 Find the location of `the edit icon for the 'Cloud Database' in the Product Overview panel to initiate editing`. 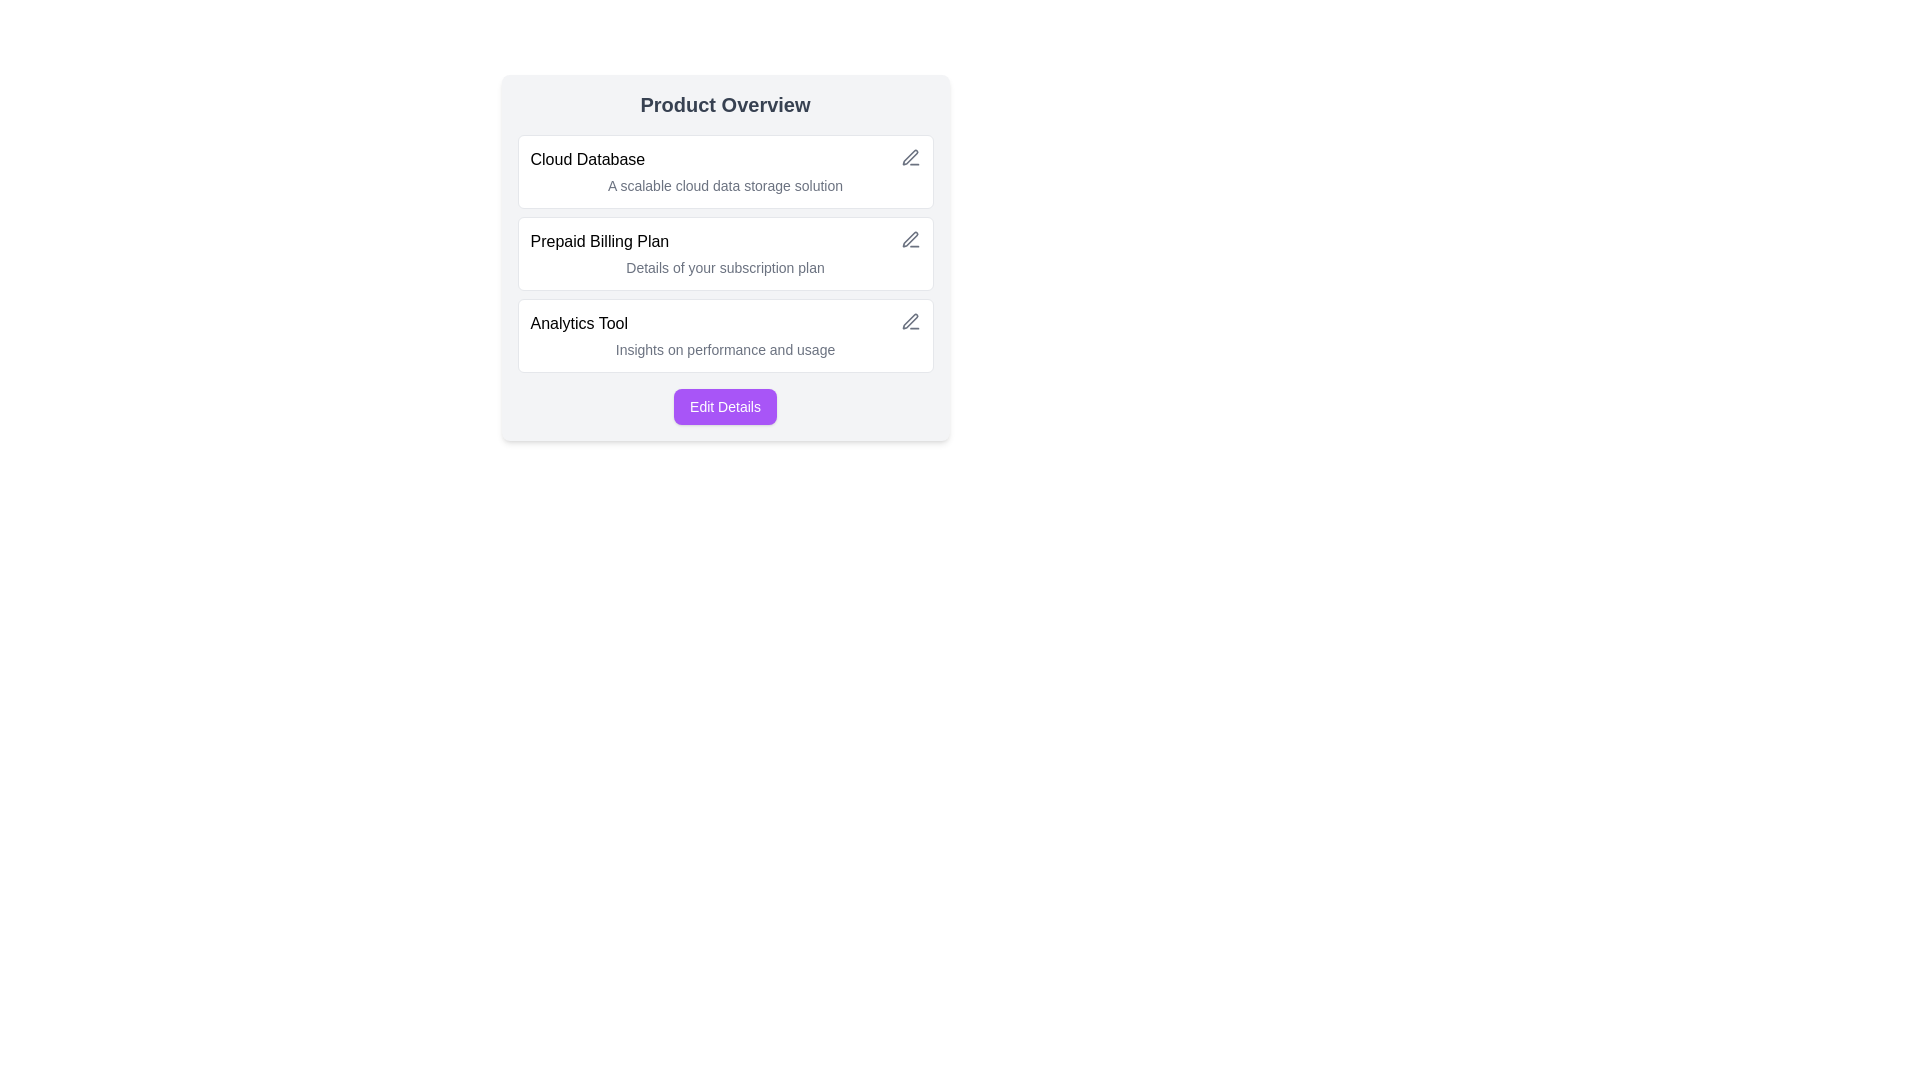

the edit icon for the 'Cloud Database' in the Product Overview panel to initiate editing is located at coordinates (909, 157).